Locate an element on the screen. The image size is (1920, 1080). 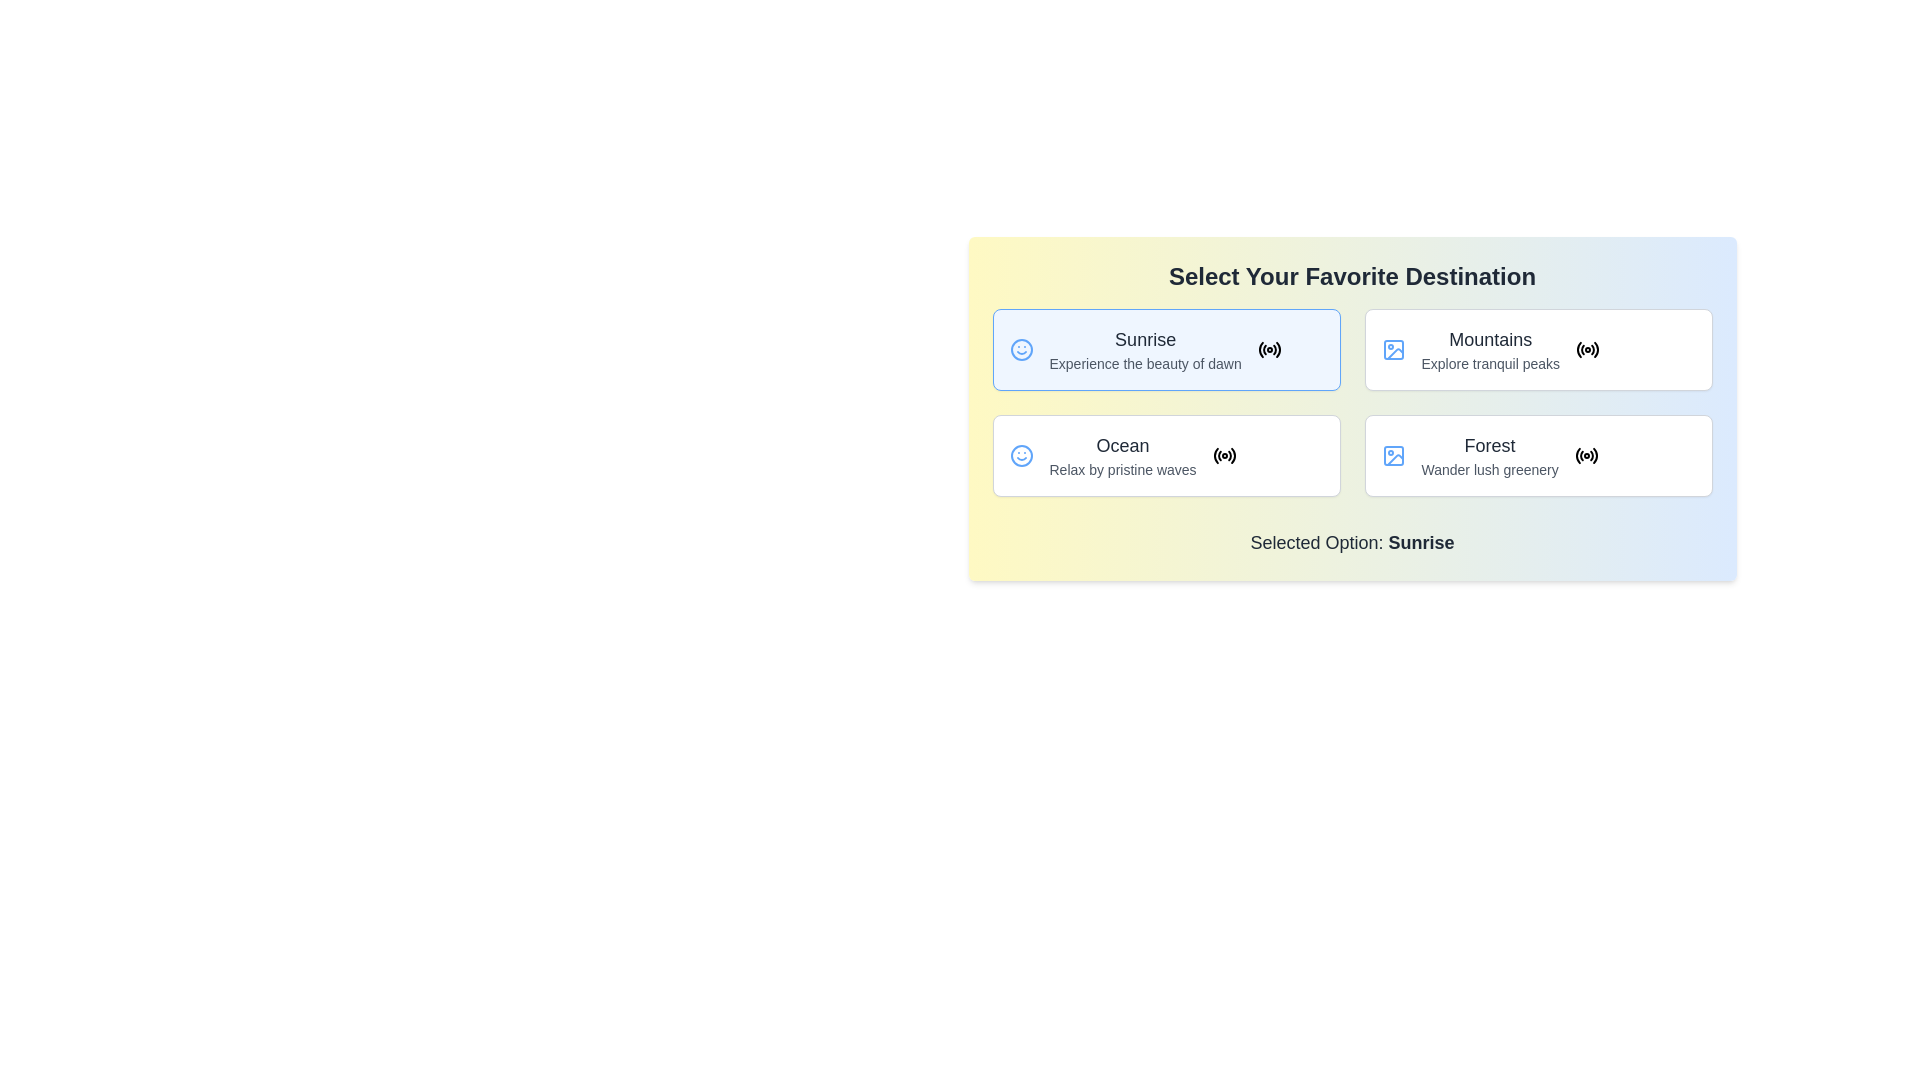
the blue image icon representing a photo or image attachment located to the left of the text 'Mountains' in the grid layout for destination options is located at coordinates (1392, 349).